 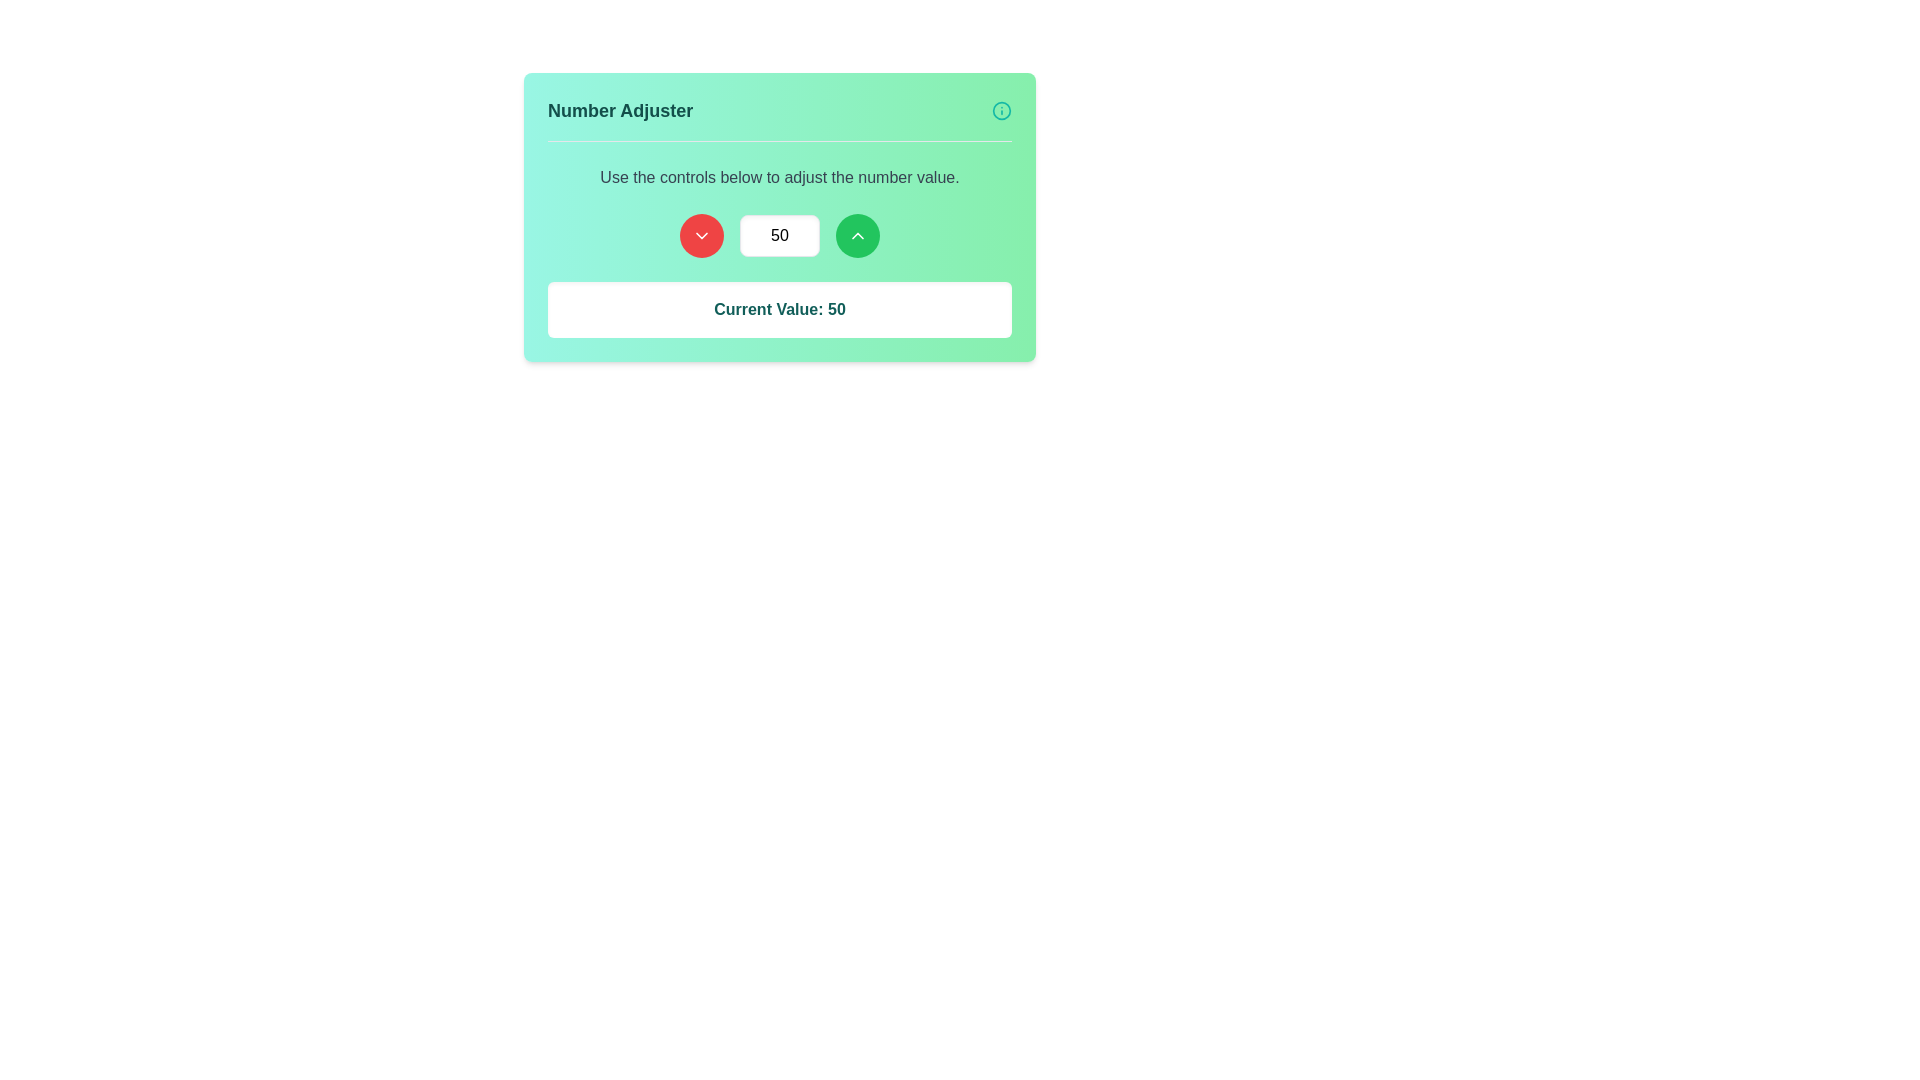 I want to click on the increment button icon located centrally within the circular button to the right of the number input field to increase the numerical value, so click(x=858, y=234).